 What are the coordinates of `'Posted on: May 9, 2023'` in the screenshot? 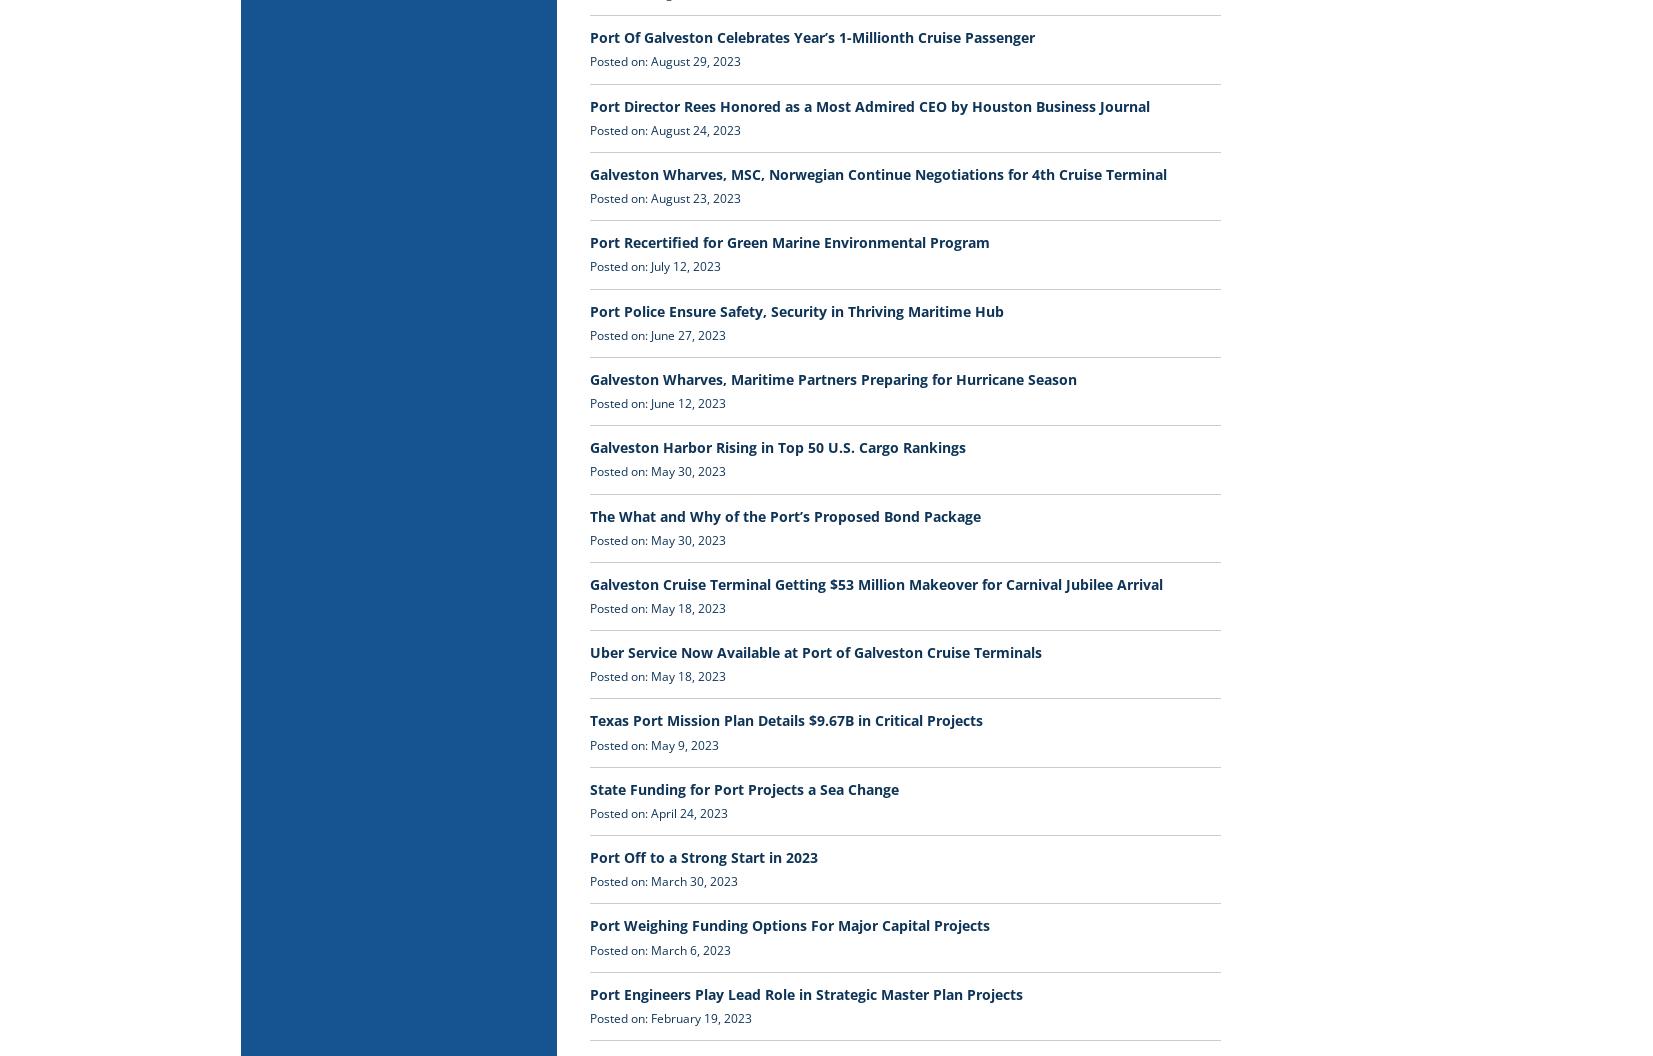 It's located at (588, 743).